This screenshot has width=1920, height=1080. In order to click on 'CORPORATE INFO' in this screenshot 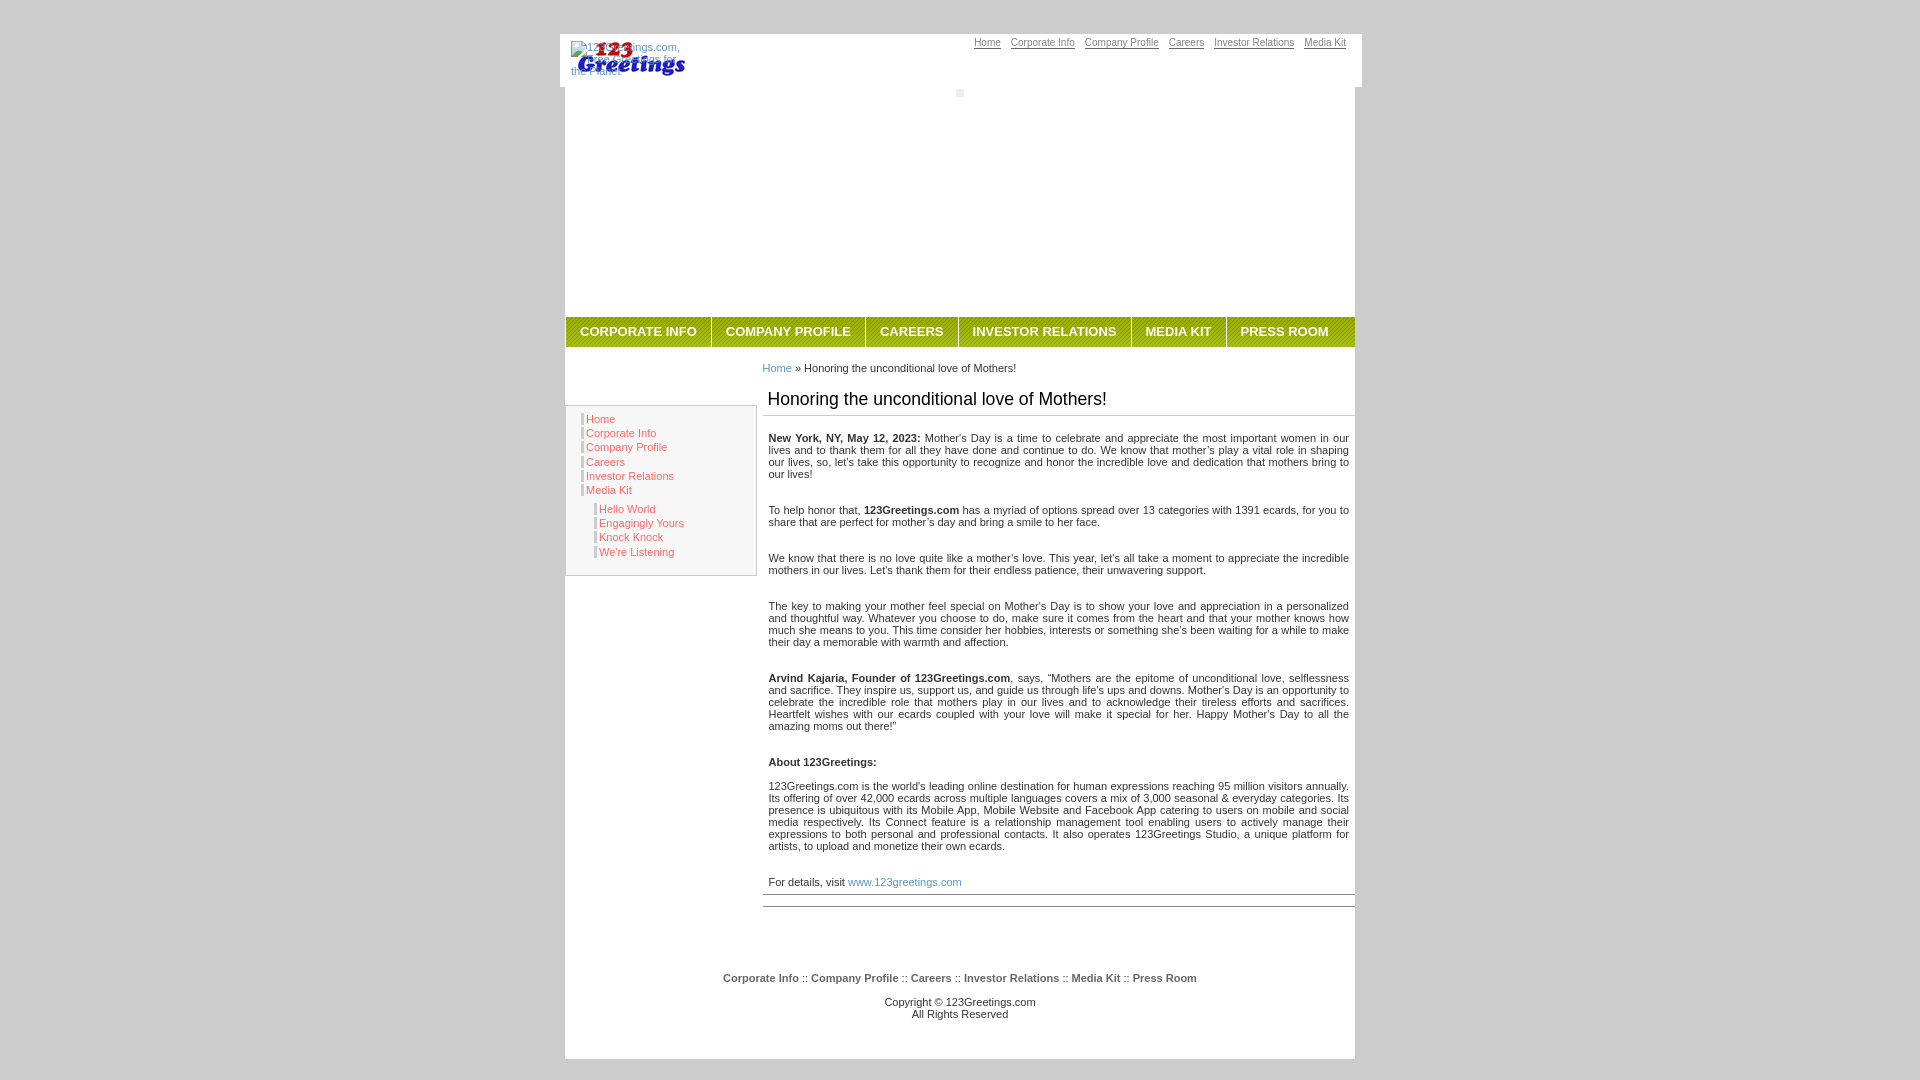, I will do `click(637, 330)`.